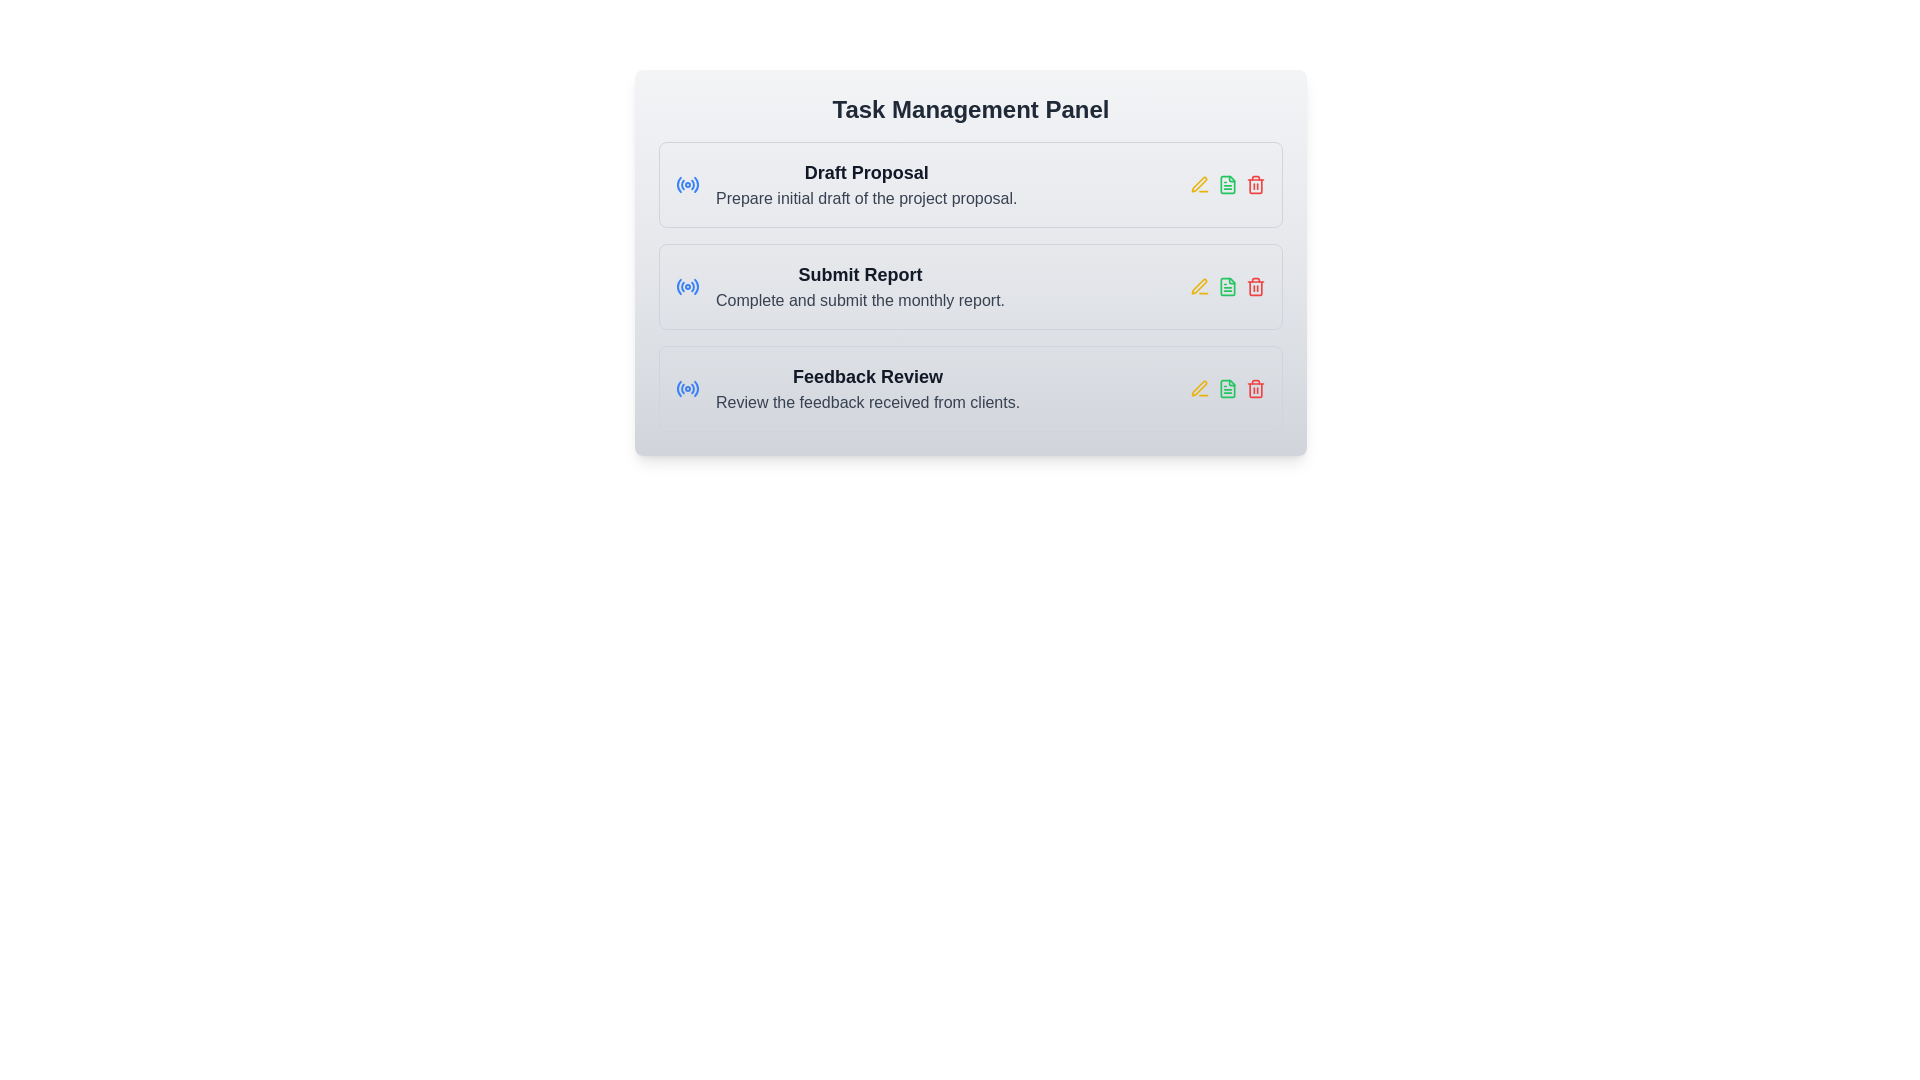 This screenshot has height=1080, width=1920. Describe the element at coordinates (1227, 286) in the screenshot. I see `the small green icon depicting a file with lines representing text in the 'Submit Report' task section, which is the second icon from the right and is located to the left of the red trashcan icon` at that location.